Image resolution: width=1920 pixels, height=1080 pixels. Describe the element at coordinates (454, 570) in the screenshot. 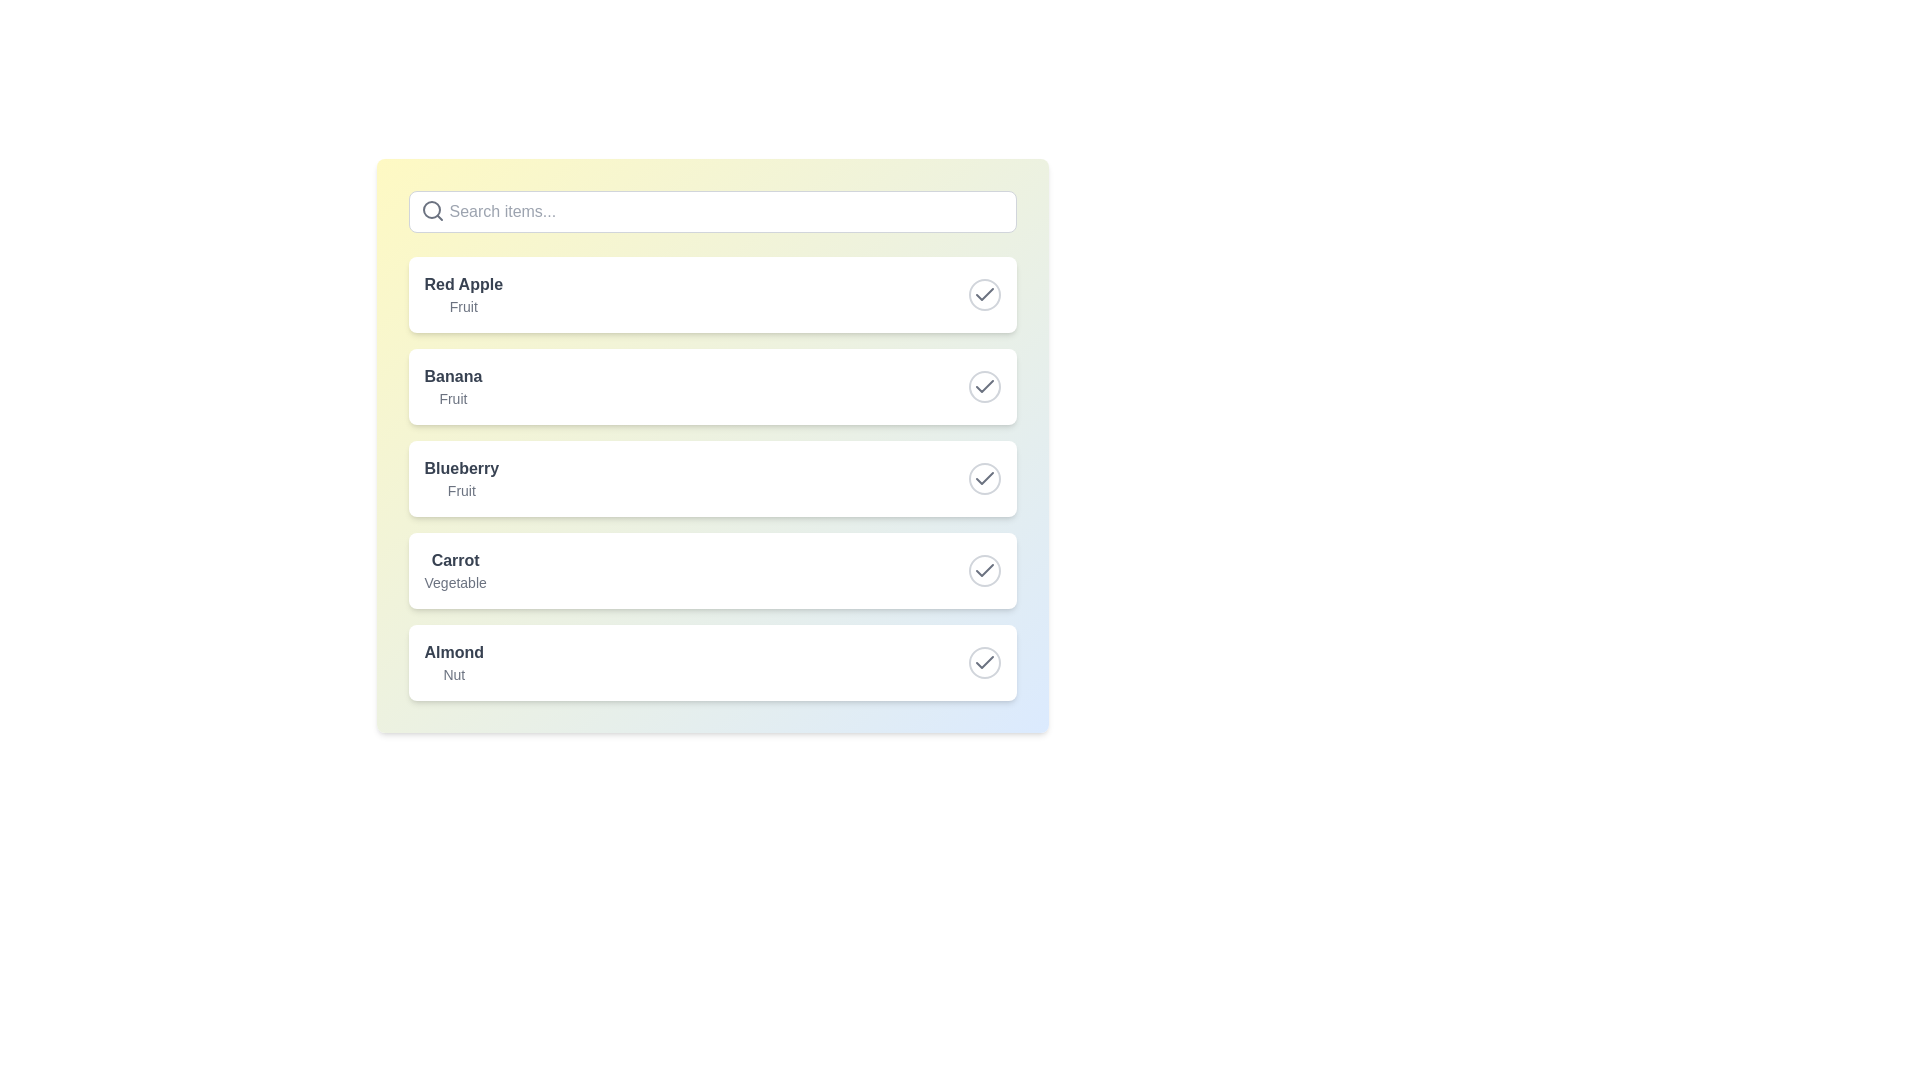

I see `the text label displaying 'Carrot, Vegetable' which is located in the fourth card of a vertical list, positioned between 'Blueberry' and 'Almond'` at that location.